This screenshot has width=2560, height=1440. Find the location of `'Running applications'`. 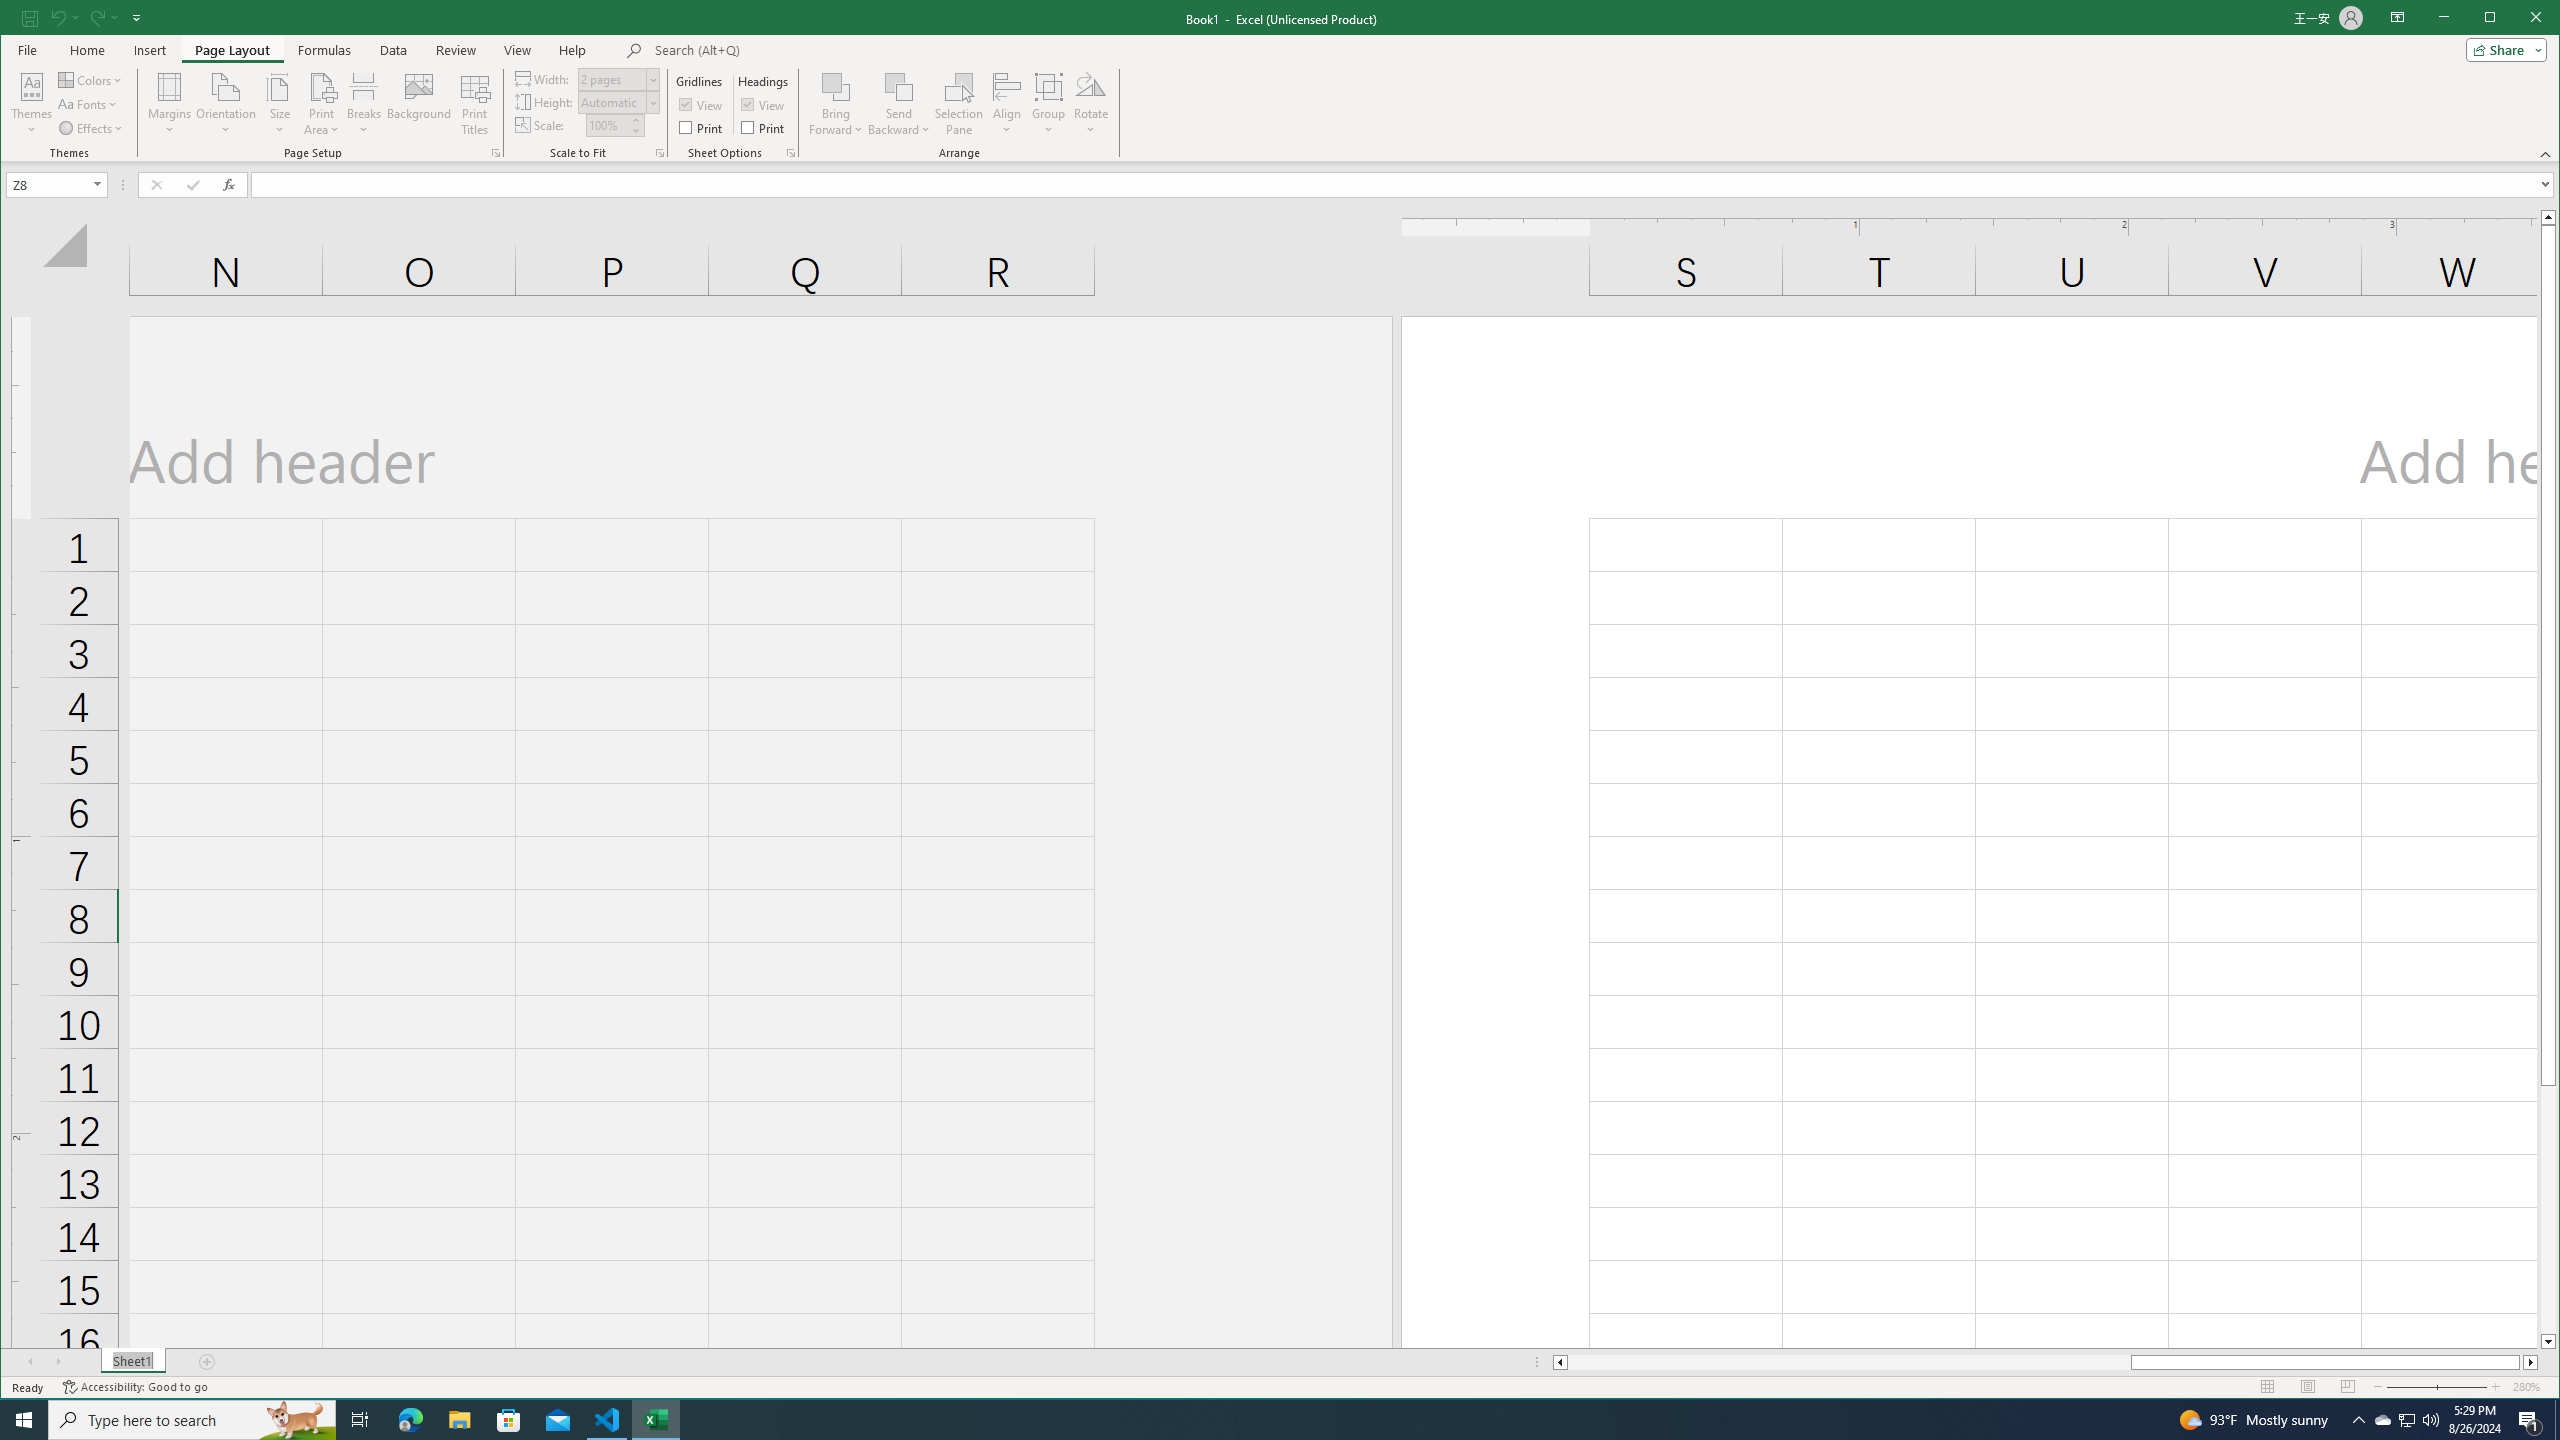

'Running applications' is located at coordinates (1261, 1418).